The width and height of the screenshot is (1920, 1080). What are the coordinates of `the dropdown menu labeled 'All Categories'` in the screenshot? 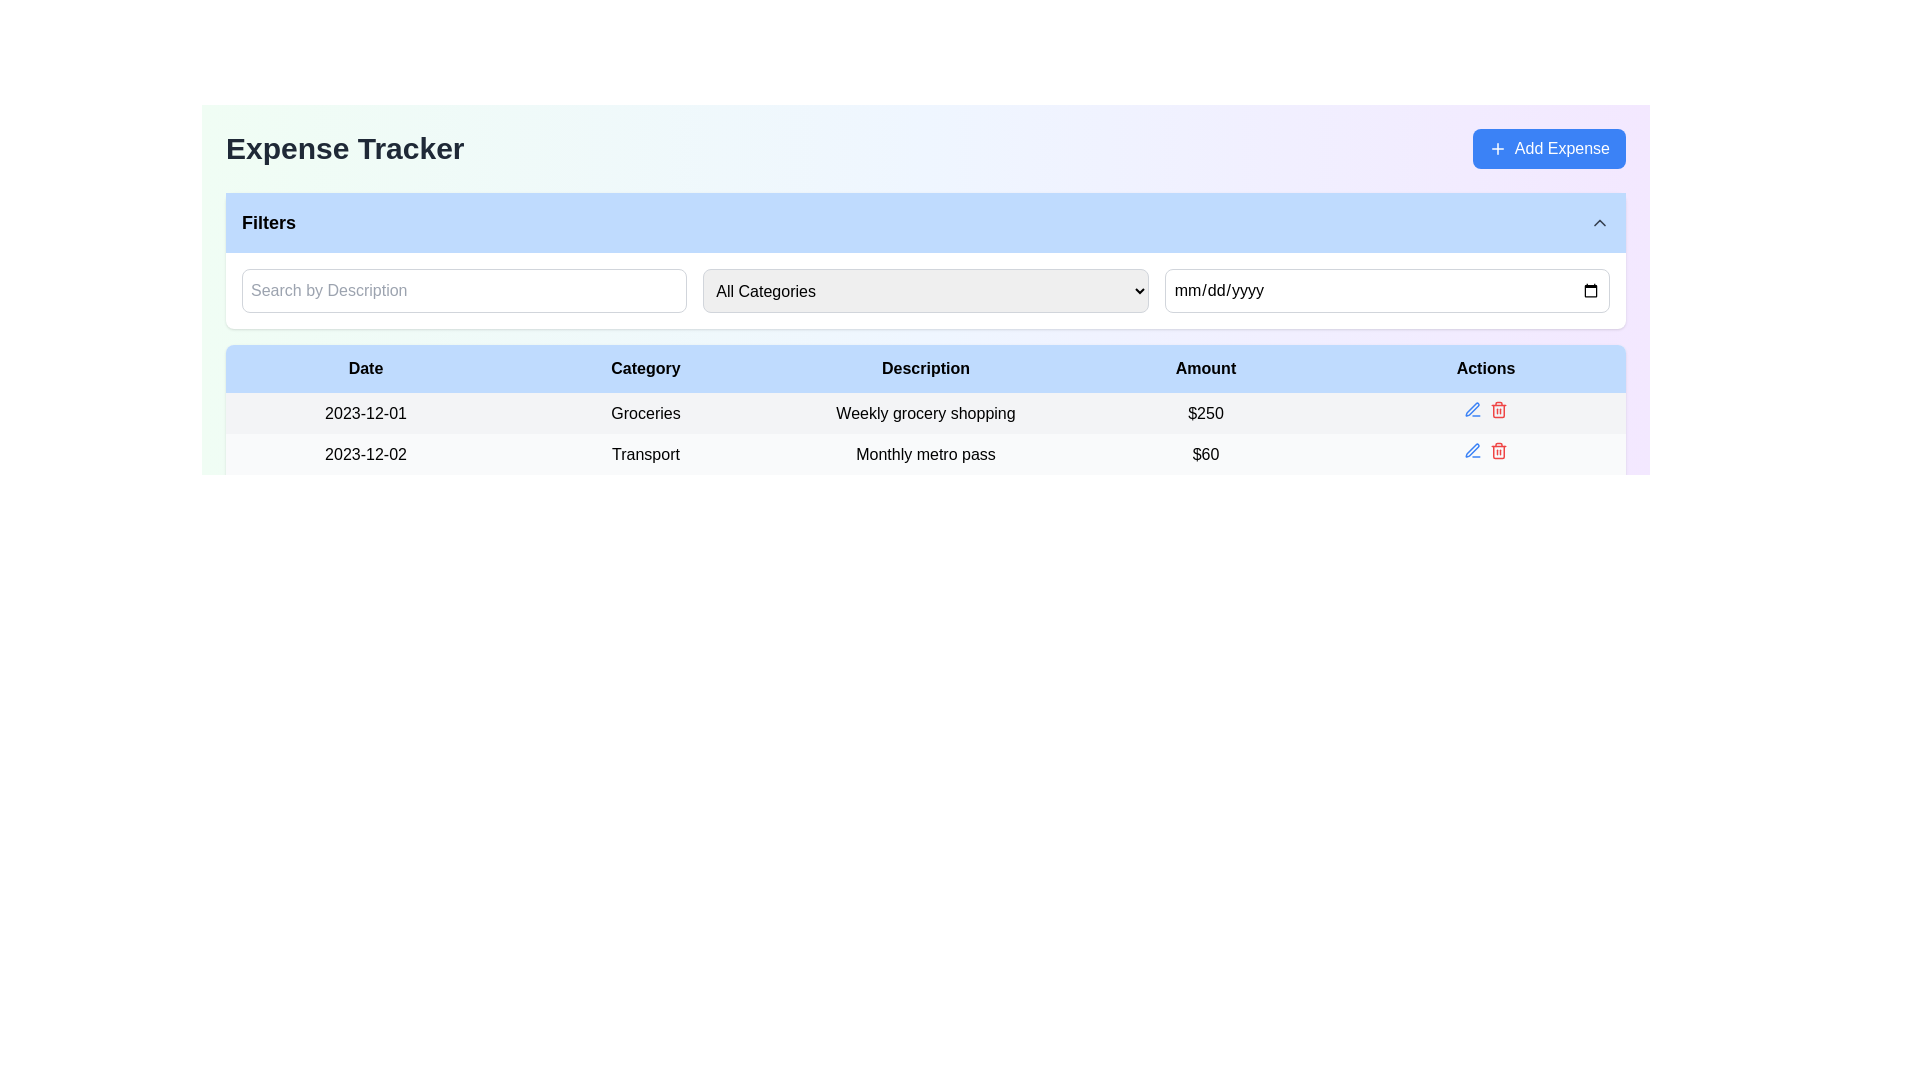 It's located at (925, 290).